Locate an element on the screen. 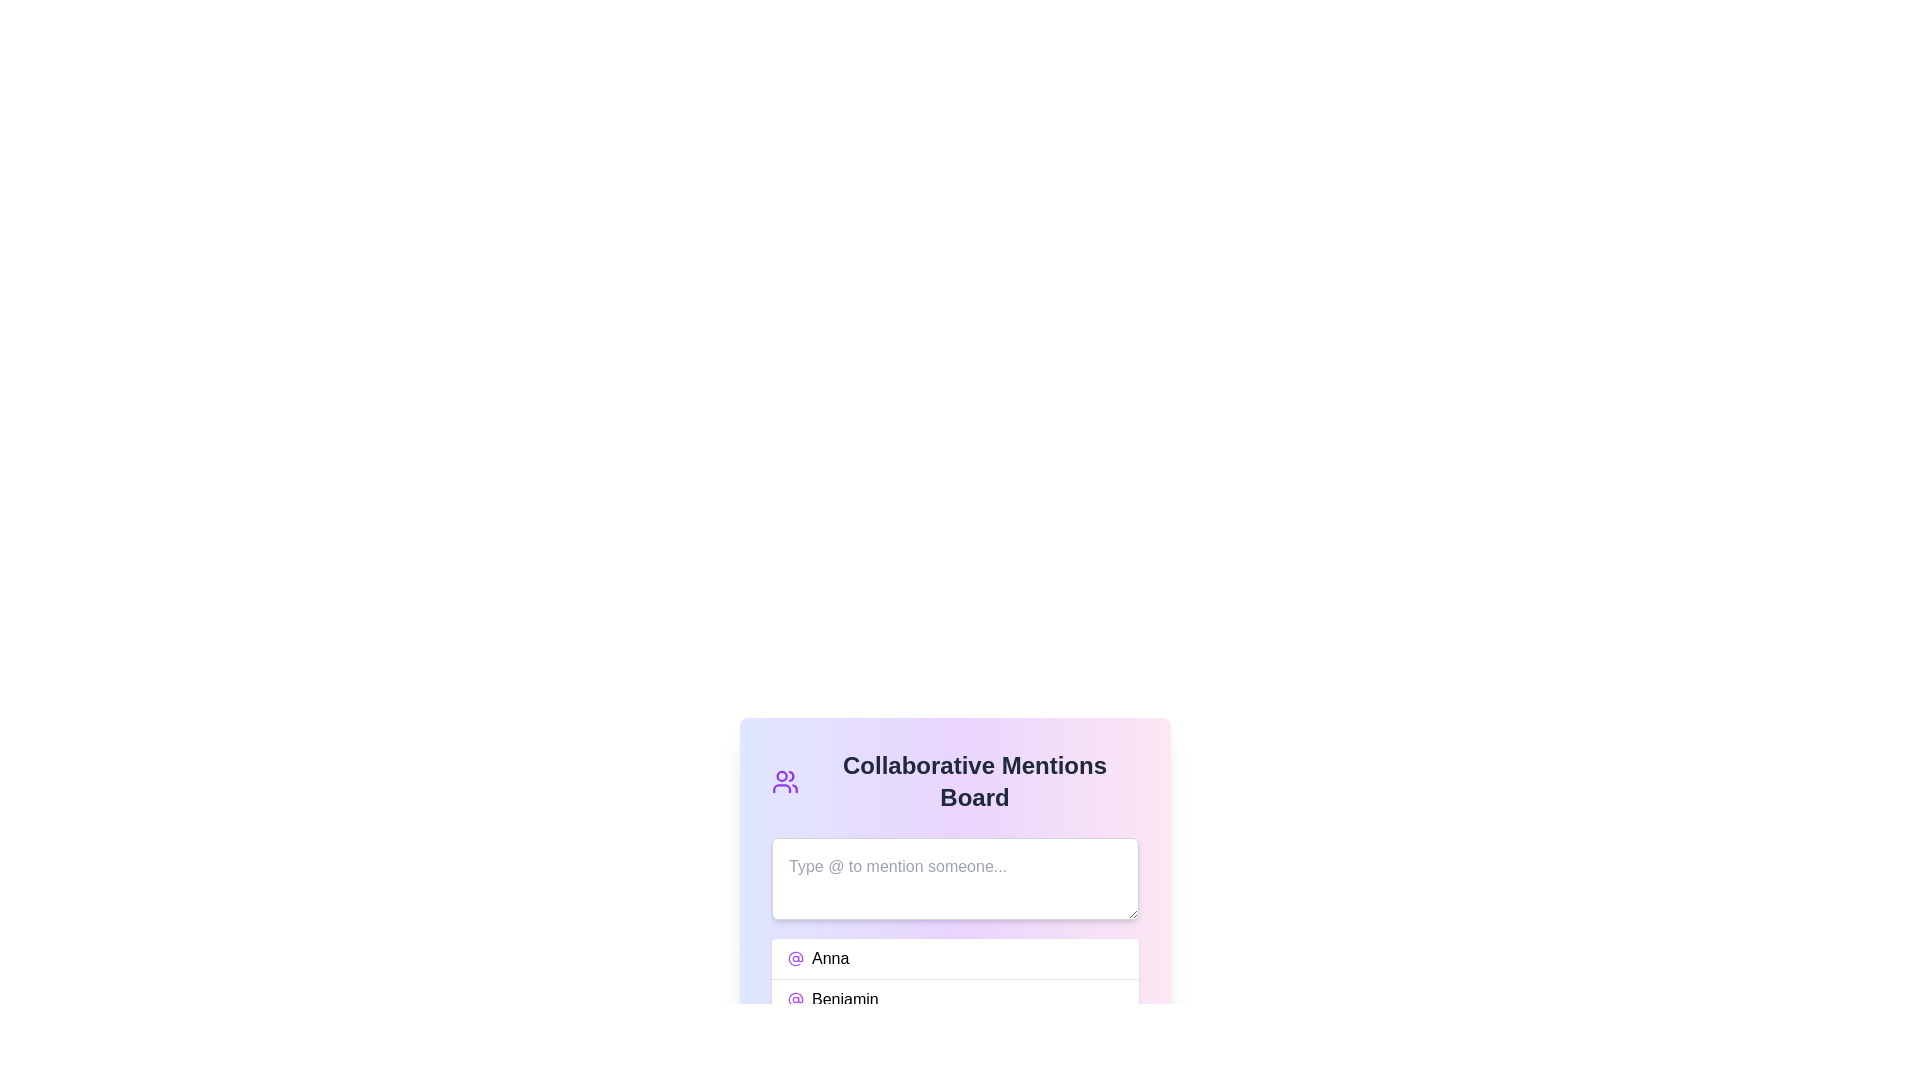 This screenshot has height=1080, width=1920. the vector graphic component that visually represents a group or community of users, located at the top-left corner of the interface above the 'Collaborative Mentions Board' is located at coordinates (781, 787).